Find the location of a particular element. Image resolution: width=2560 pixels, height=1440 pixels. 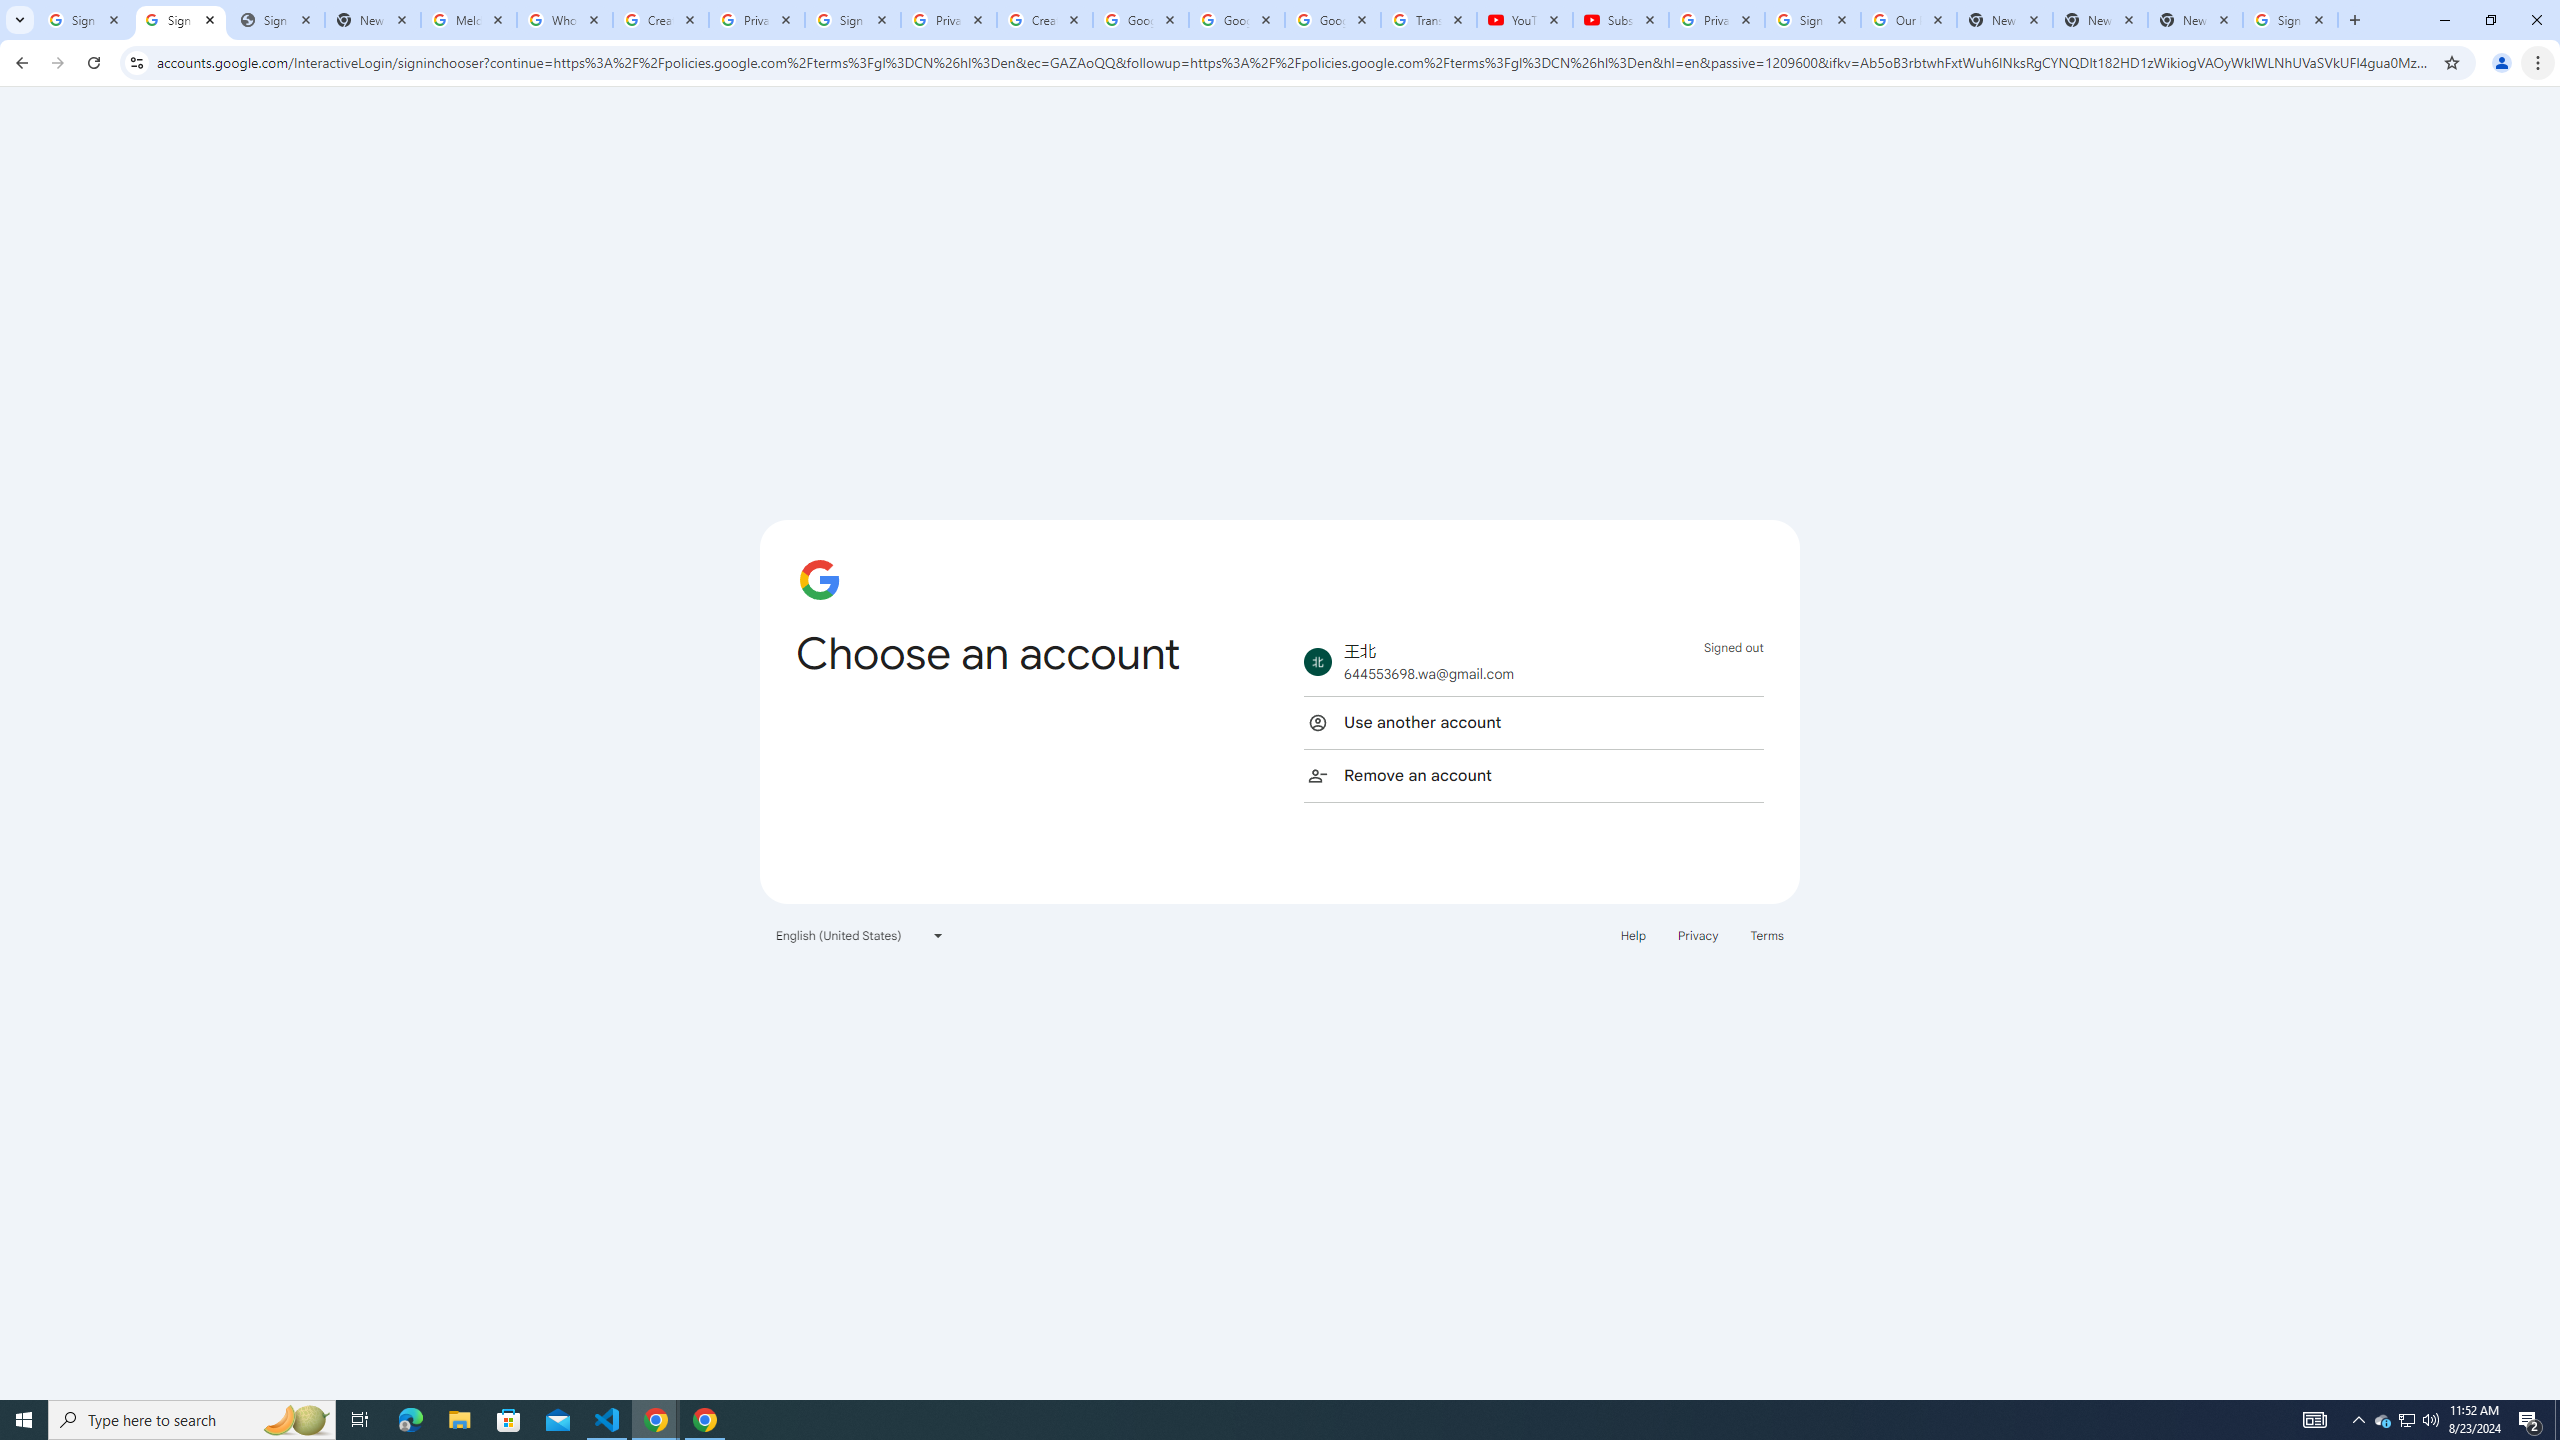

'YouTube' is located at coordinates (1524, 19).